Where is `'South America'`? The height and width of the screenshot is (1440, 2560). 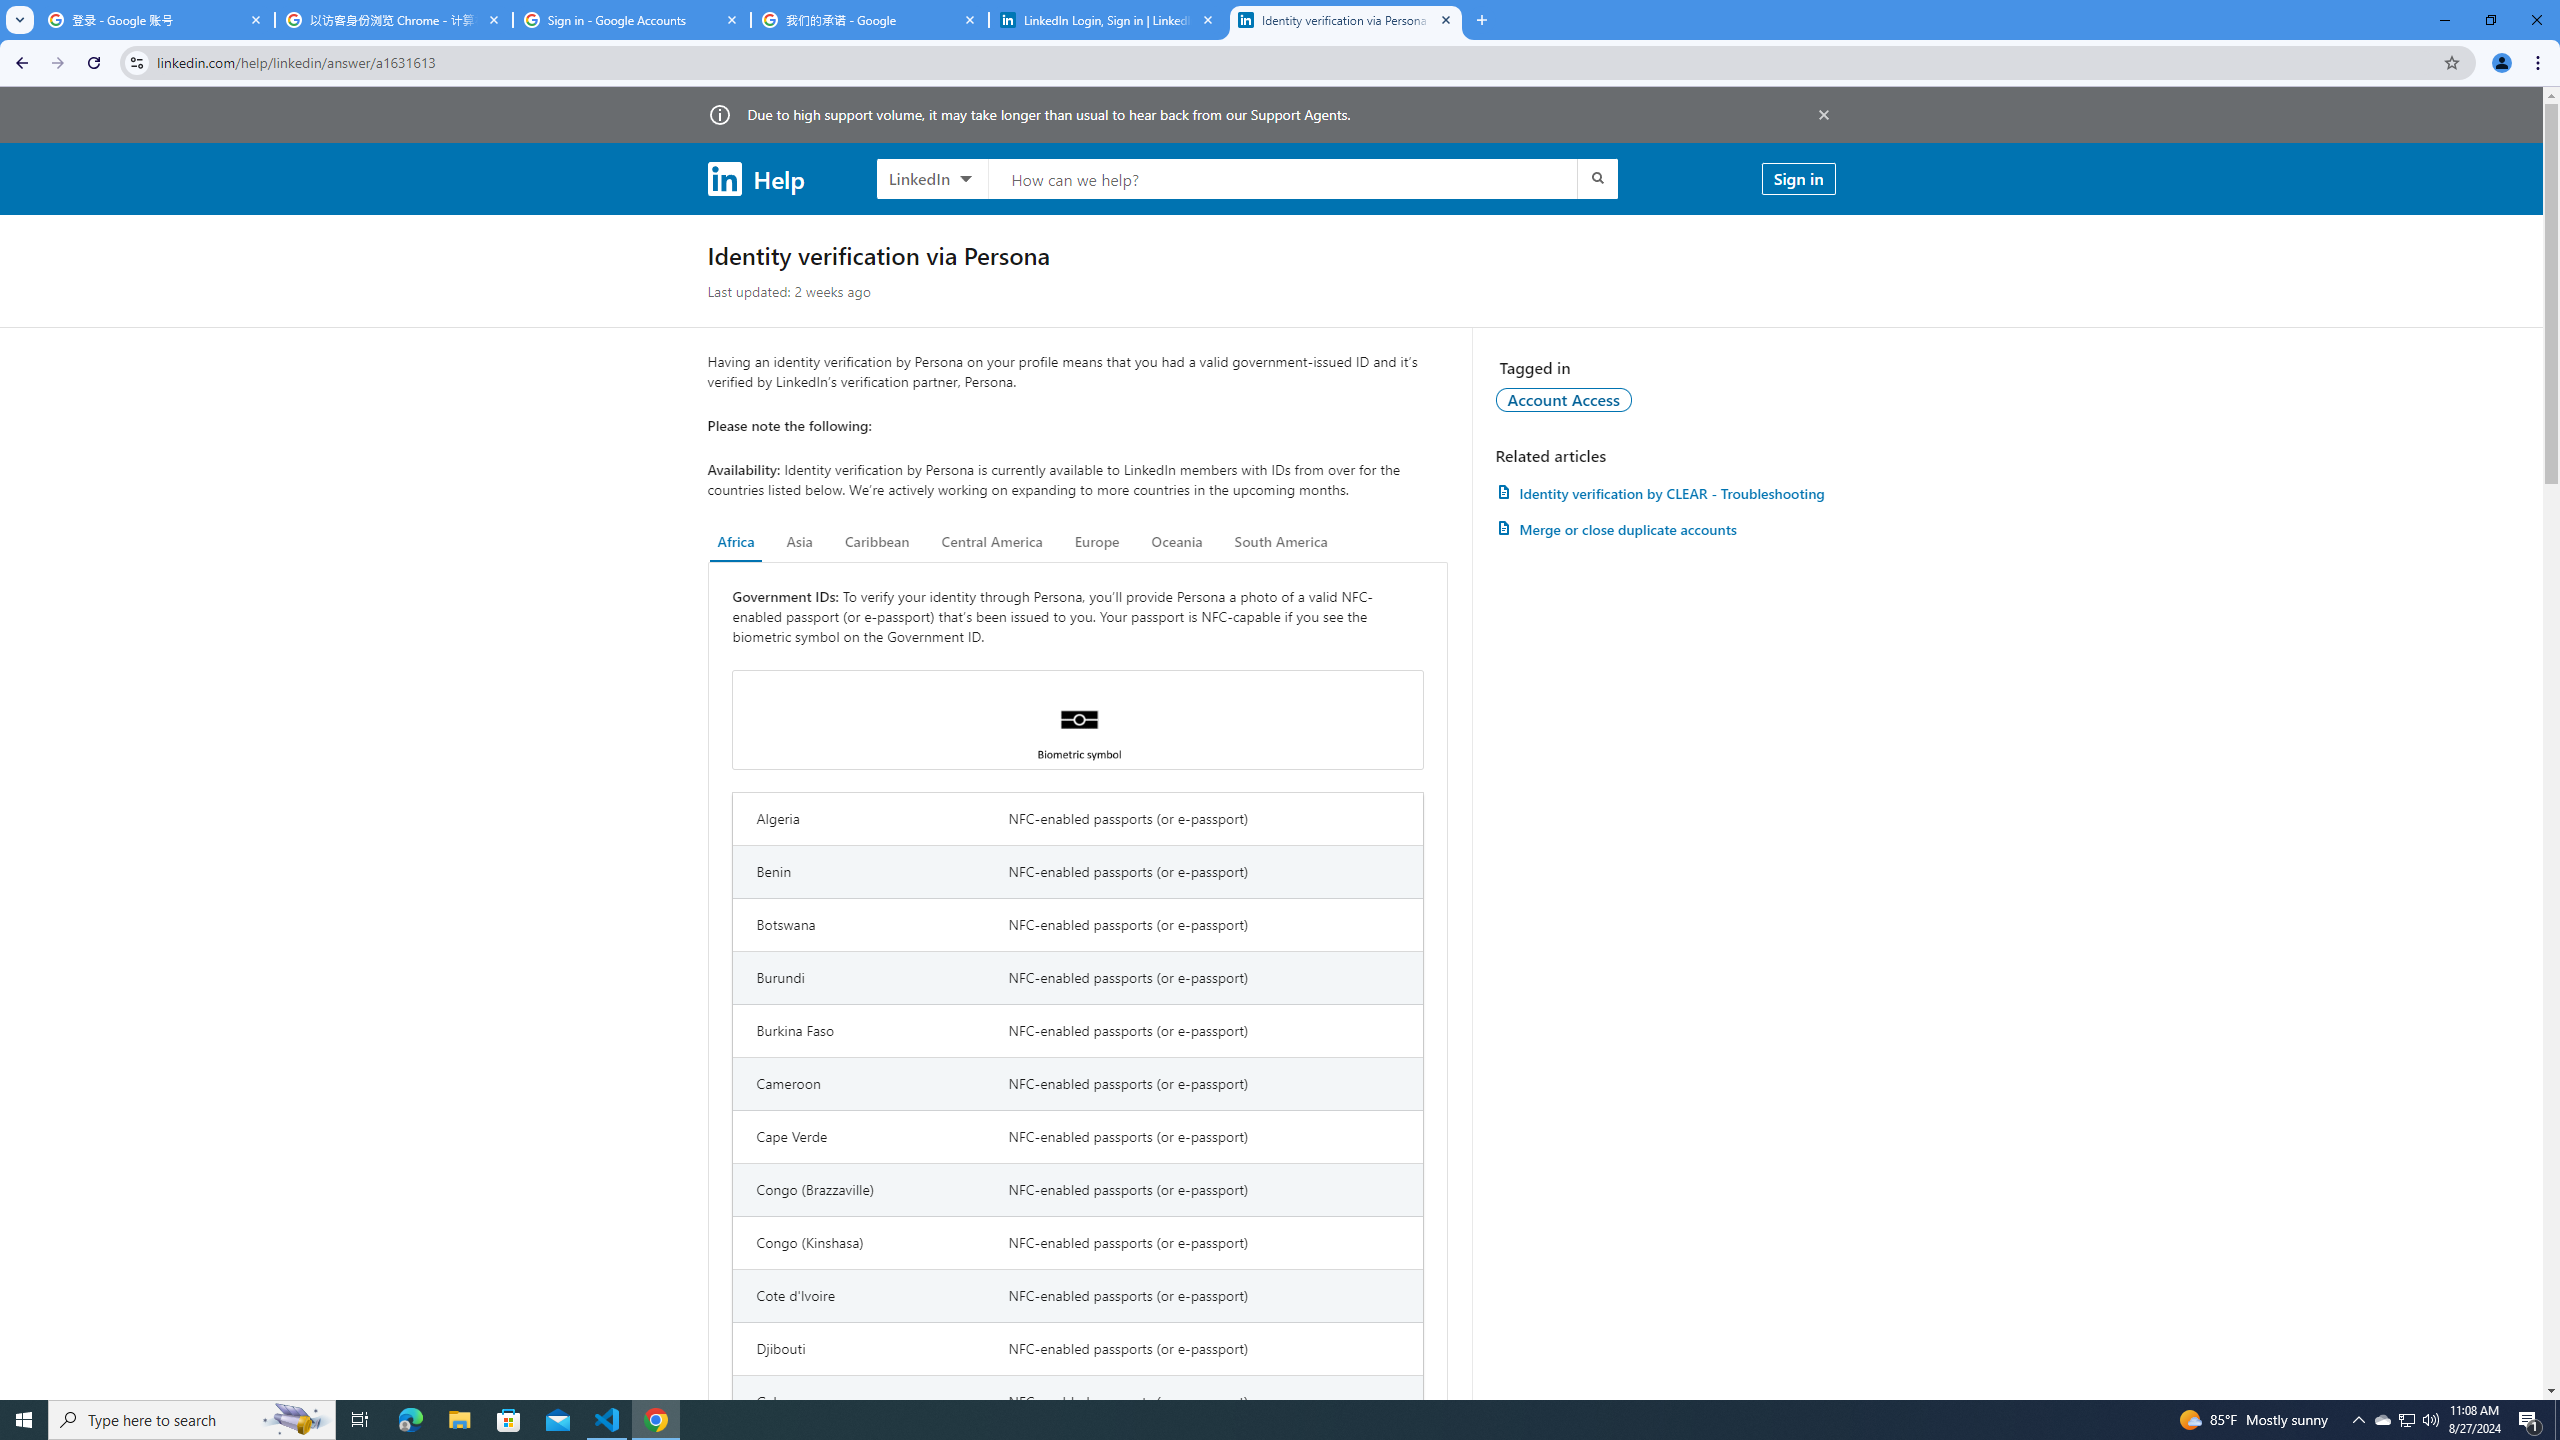 'South America' is located at coordinates (1280, 541).